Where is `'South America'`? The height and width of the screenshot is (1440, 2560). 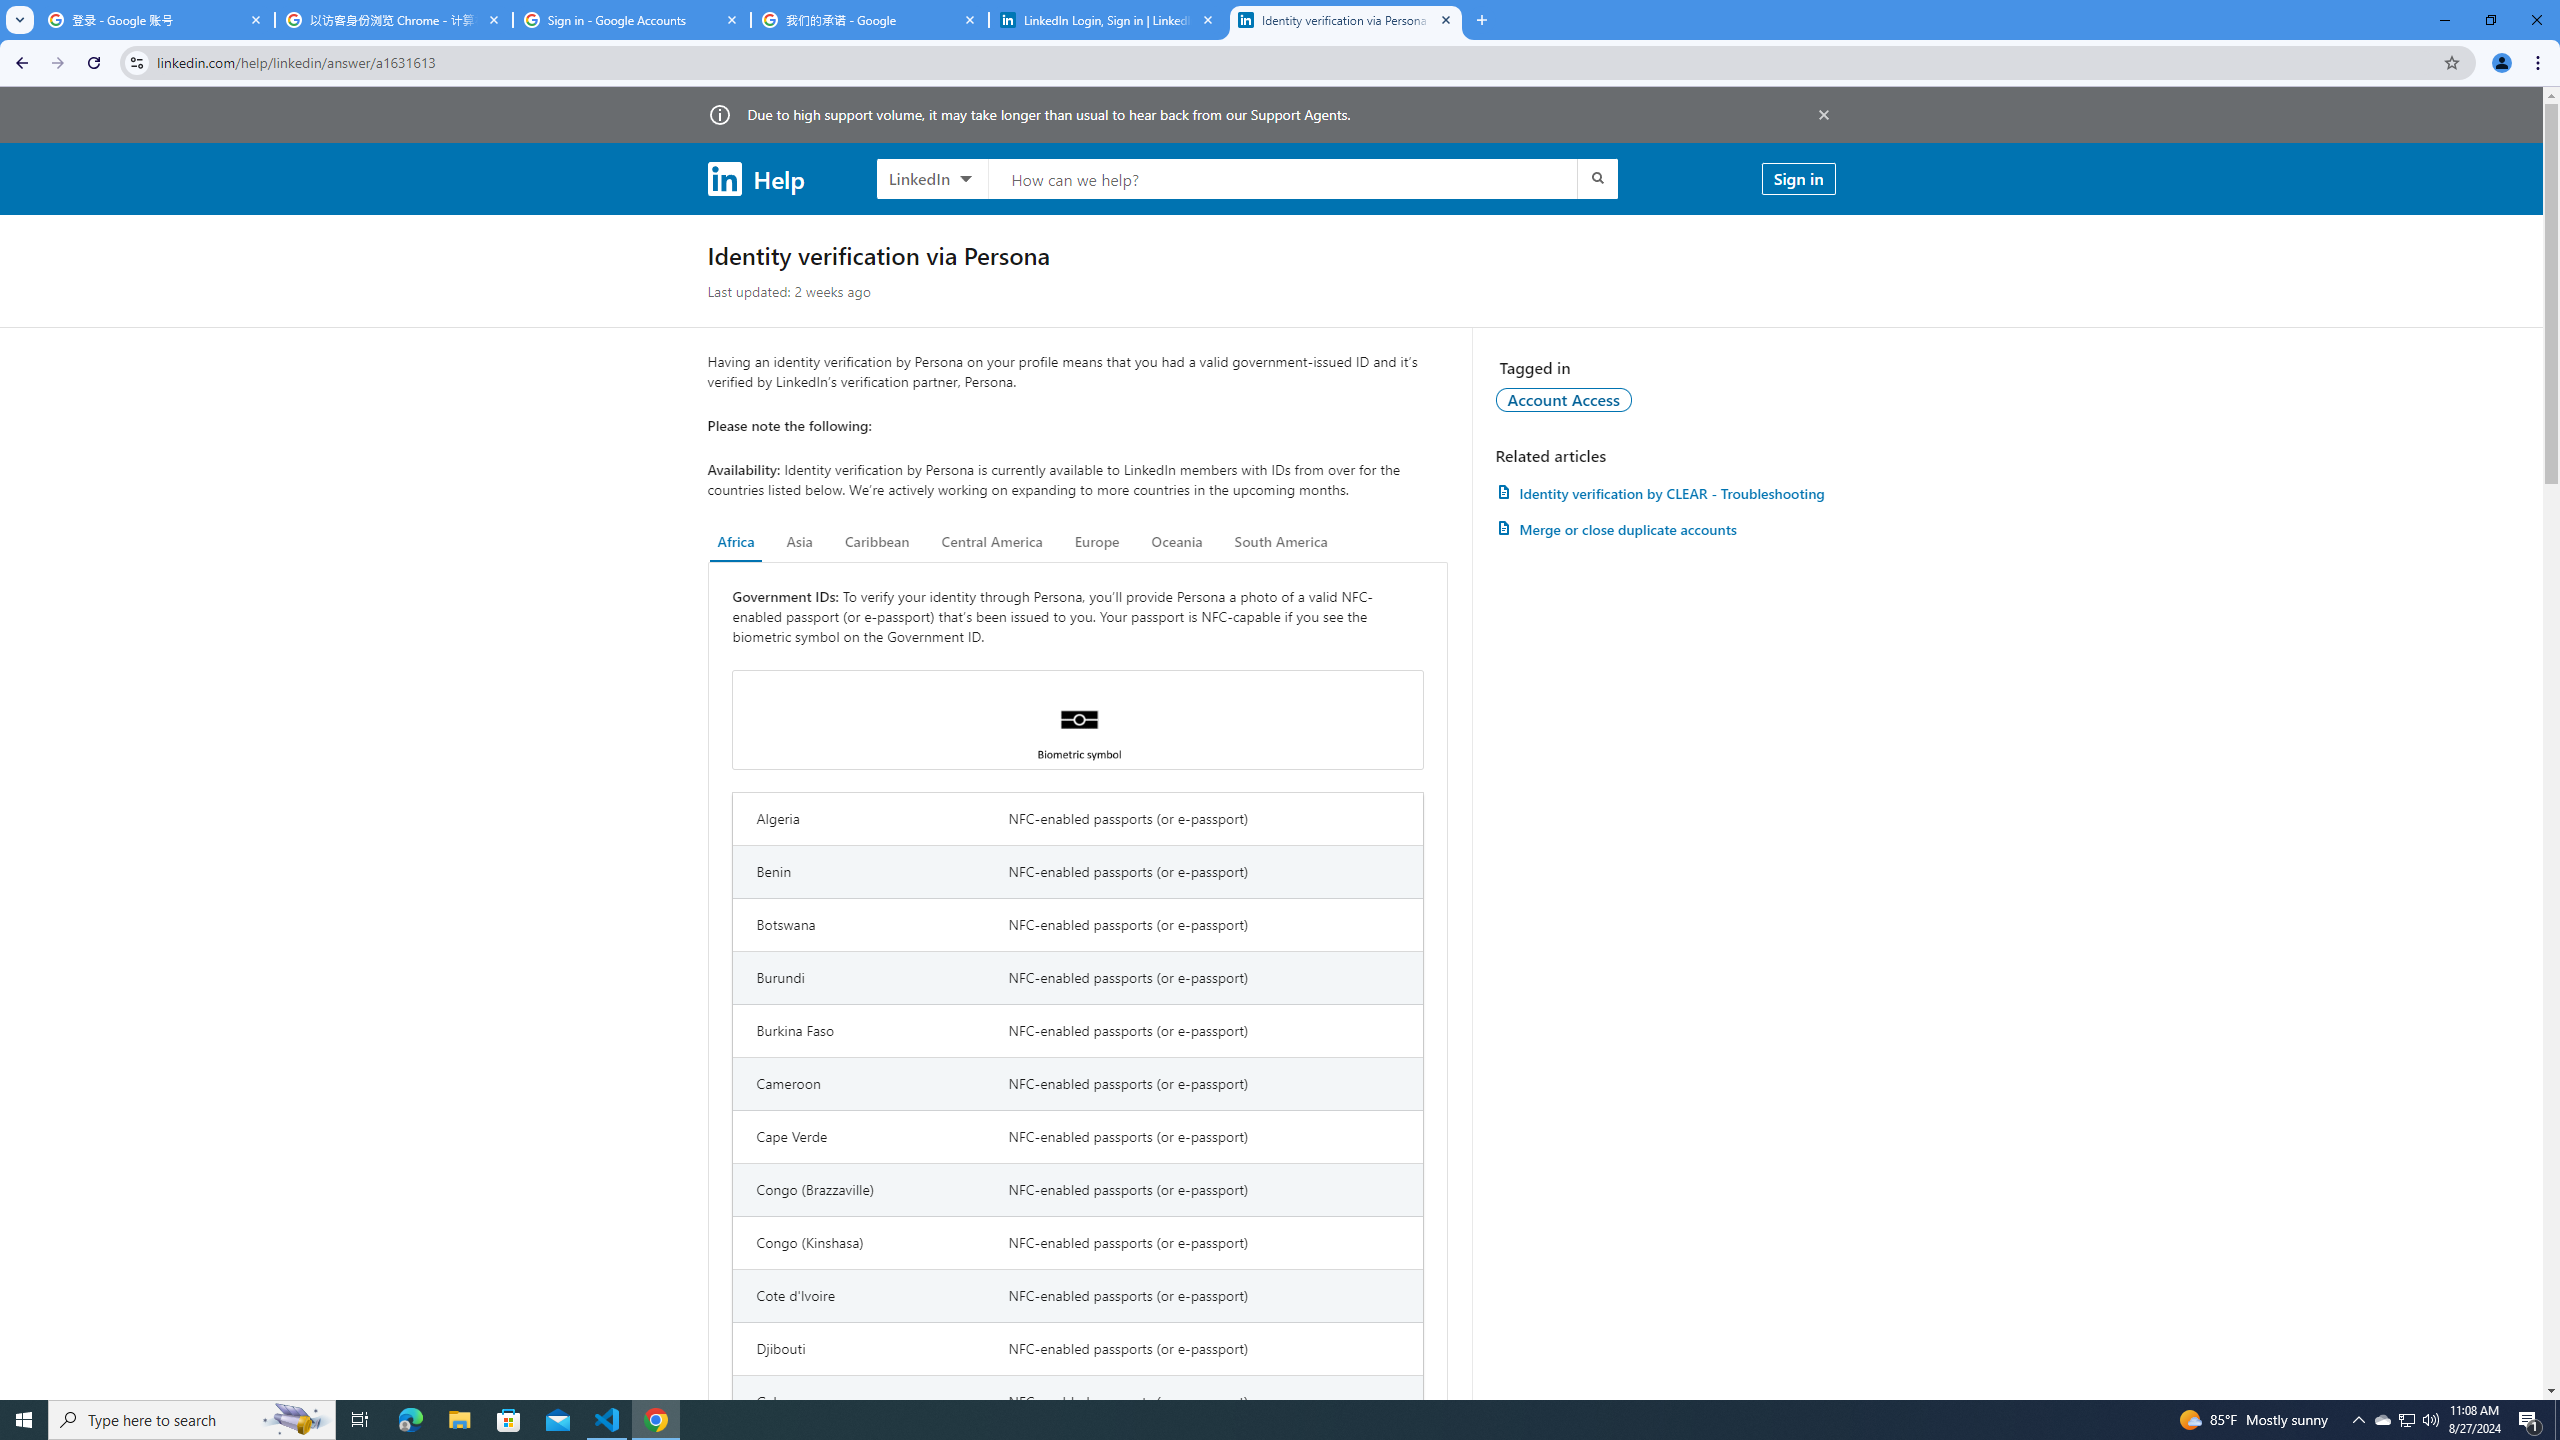 'South America' is located at coordinates (1280, 541).